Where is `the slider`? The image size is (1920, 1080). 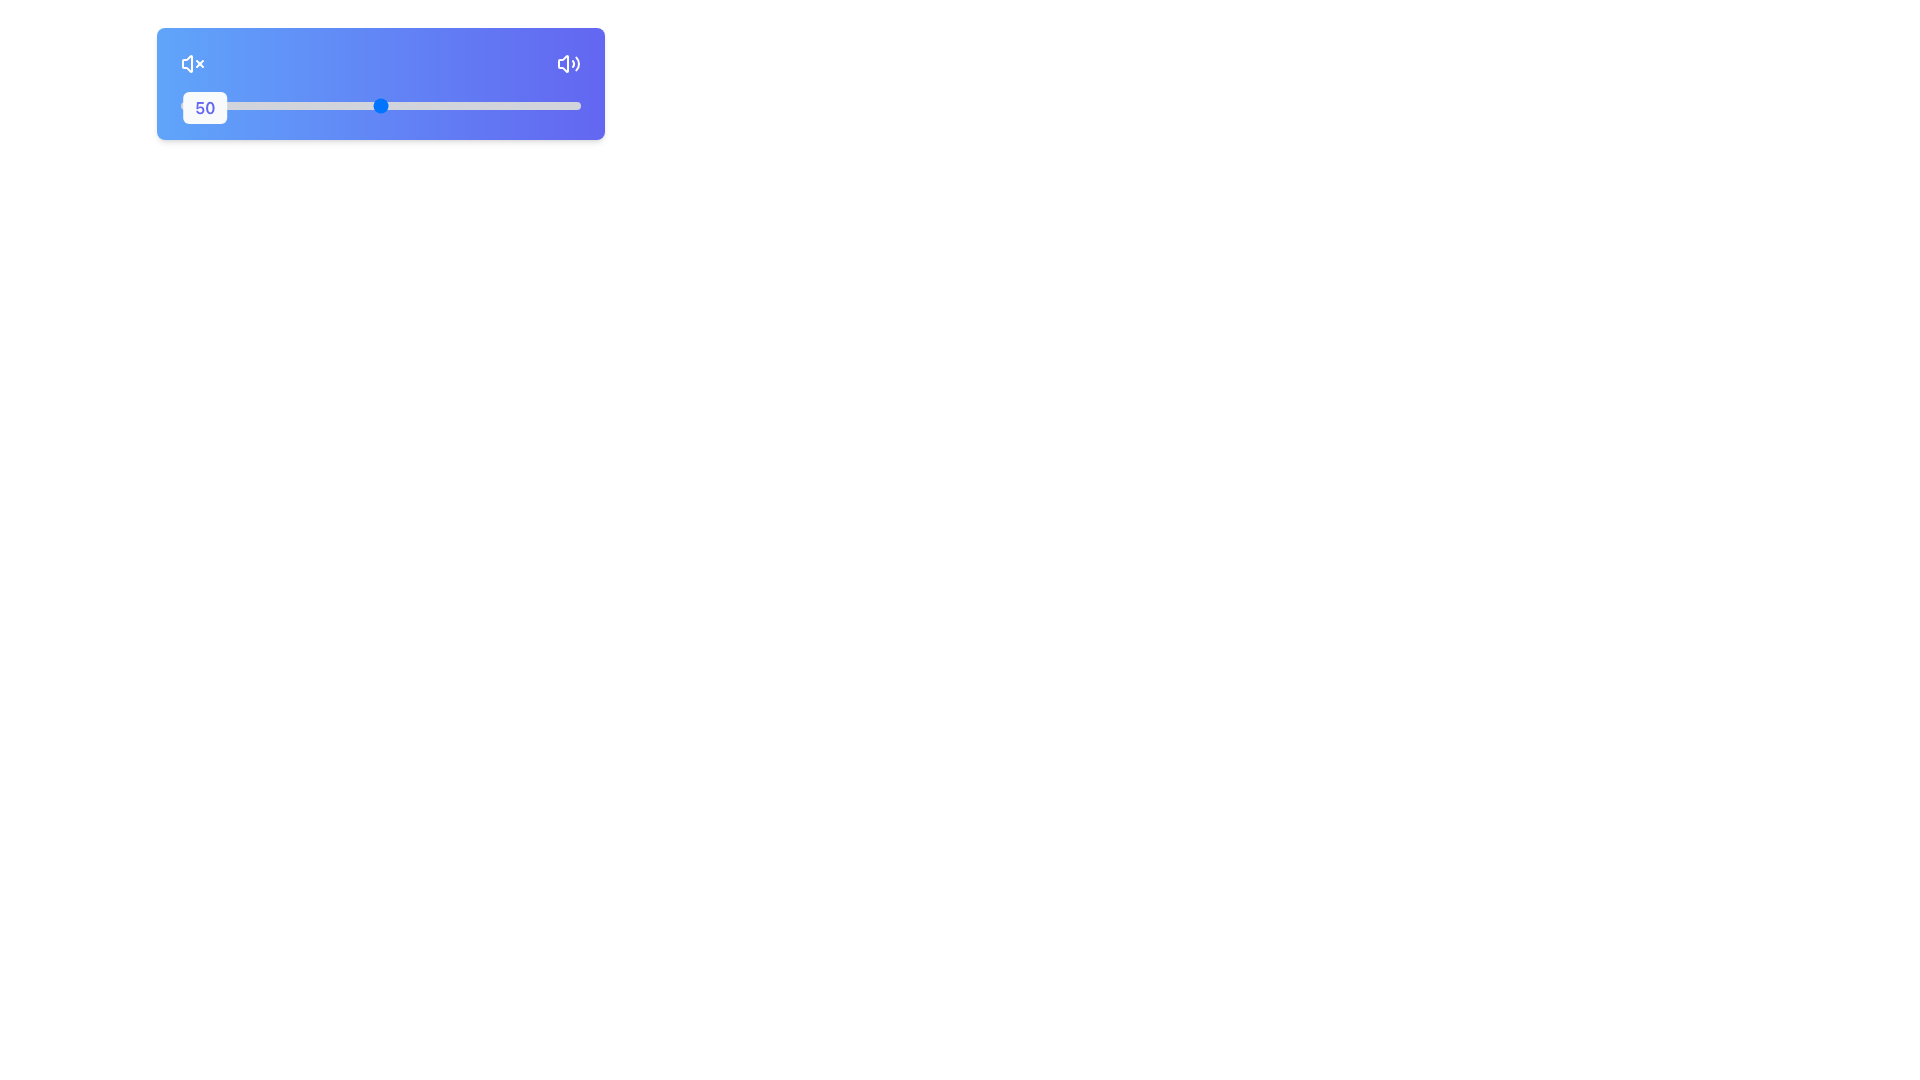
the slider is located at coordinates (373, 105).